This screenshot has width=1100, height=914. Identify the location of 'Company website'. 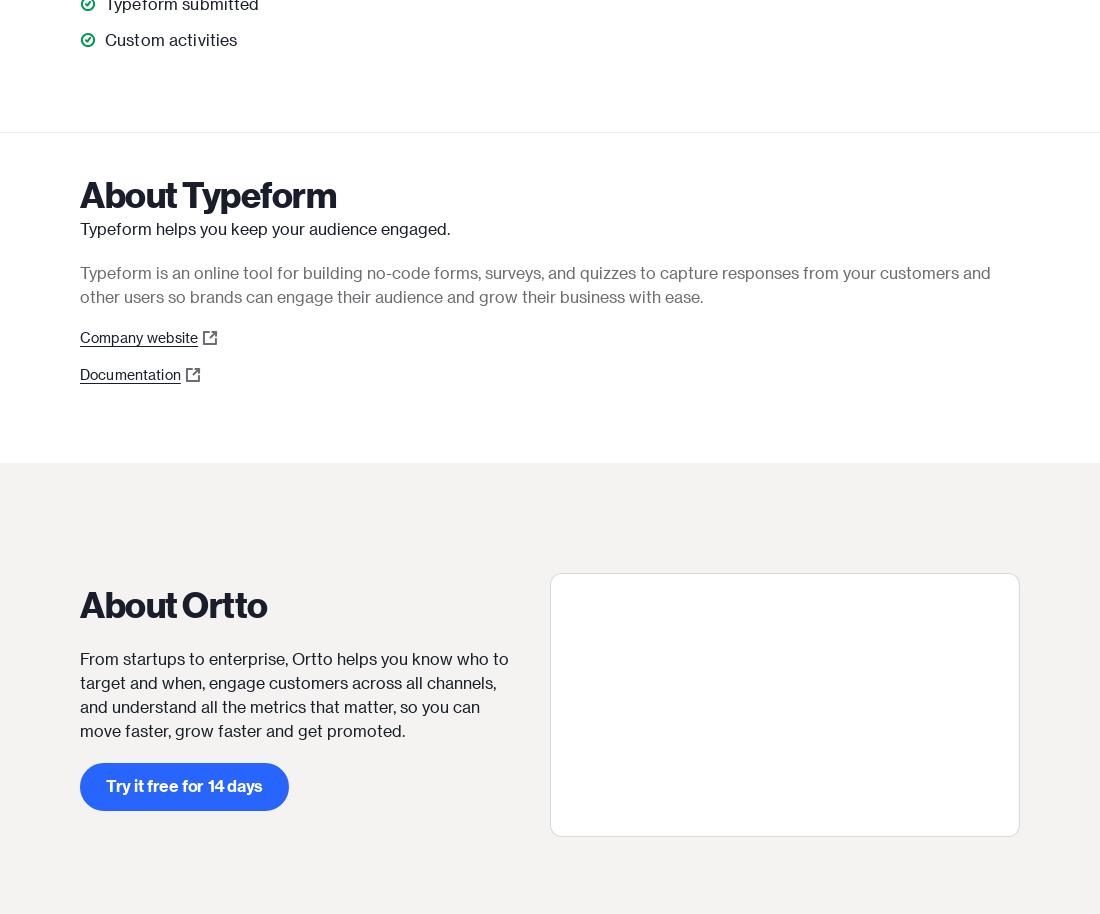
(138, 336).